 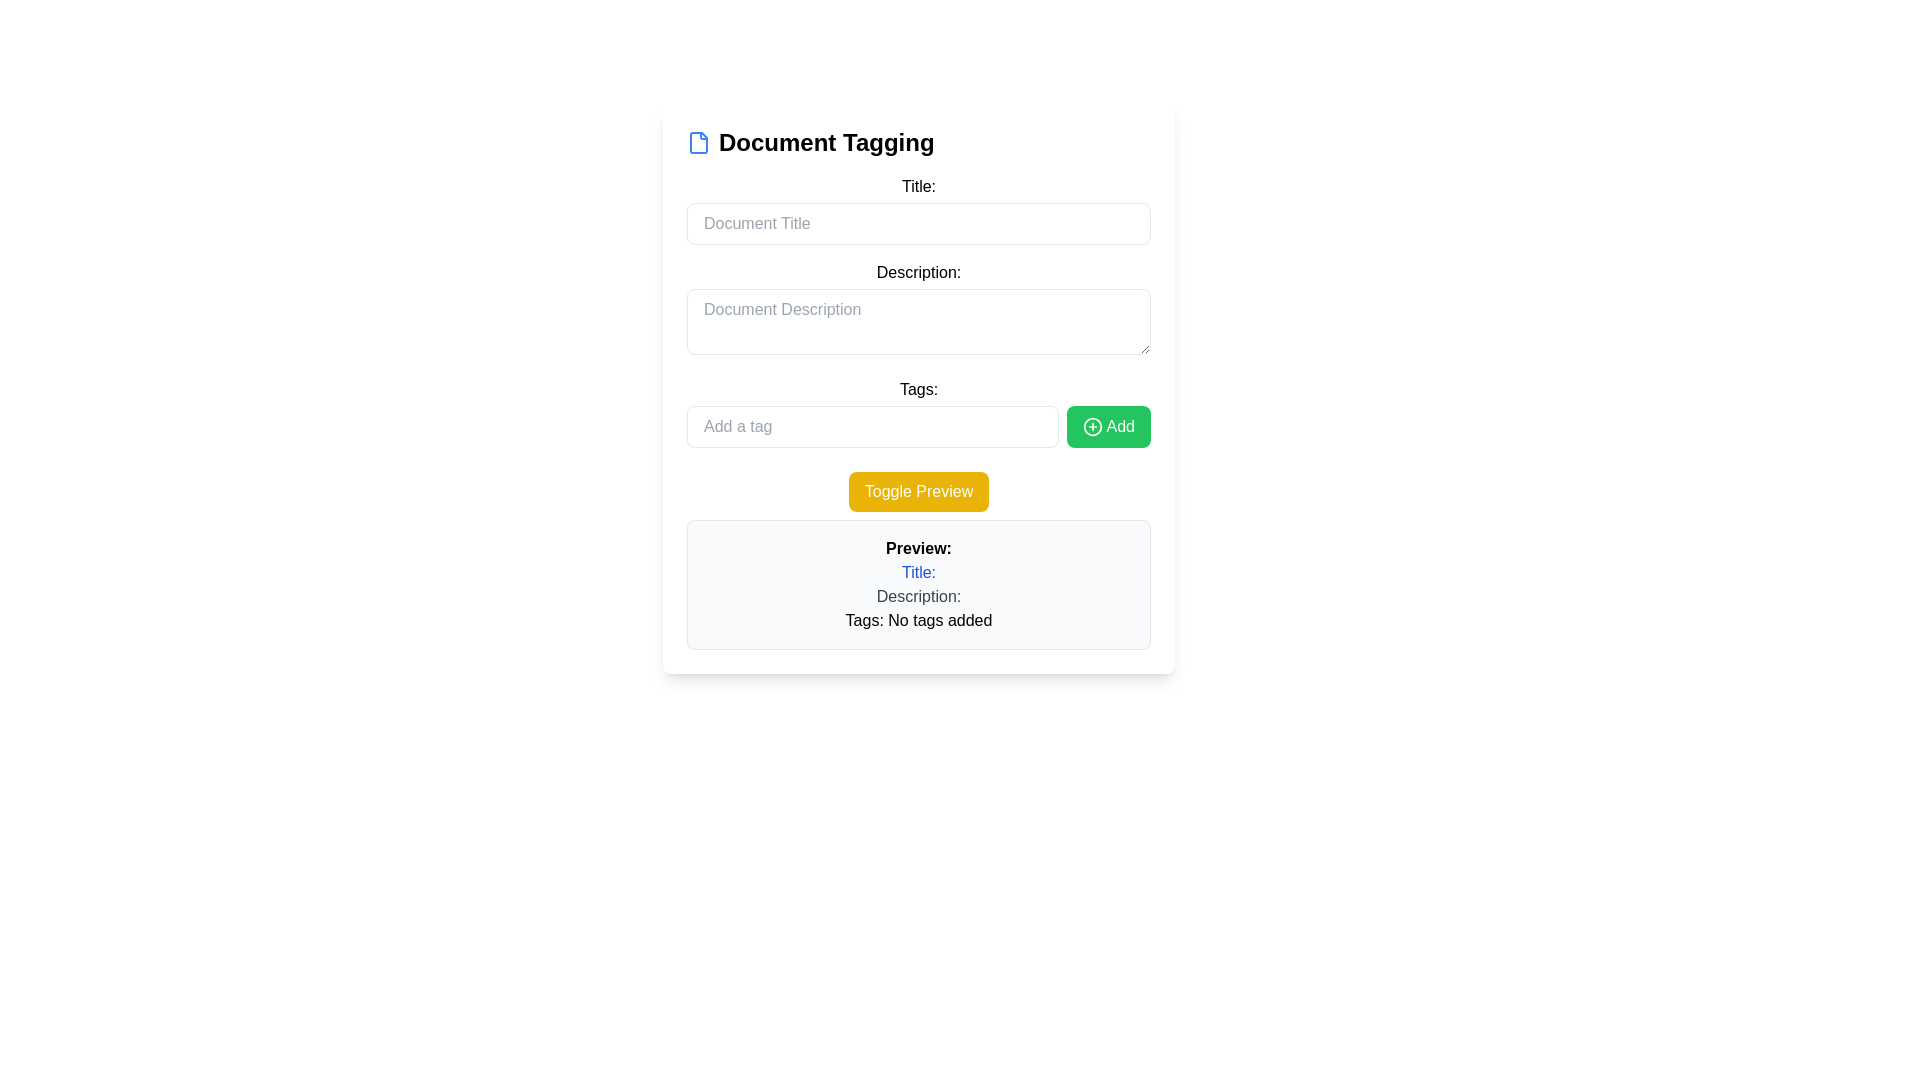 I want to click on the 'Toggle Preview' button, which is a rectangular button with rounded corners, yellow background, and white text, located above the 'Preview' panel, so click(x=917, y=492).